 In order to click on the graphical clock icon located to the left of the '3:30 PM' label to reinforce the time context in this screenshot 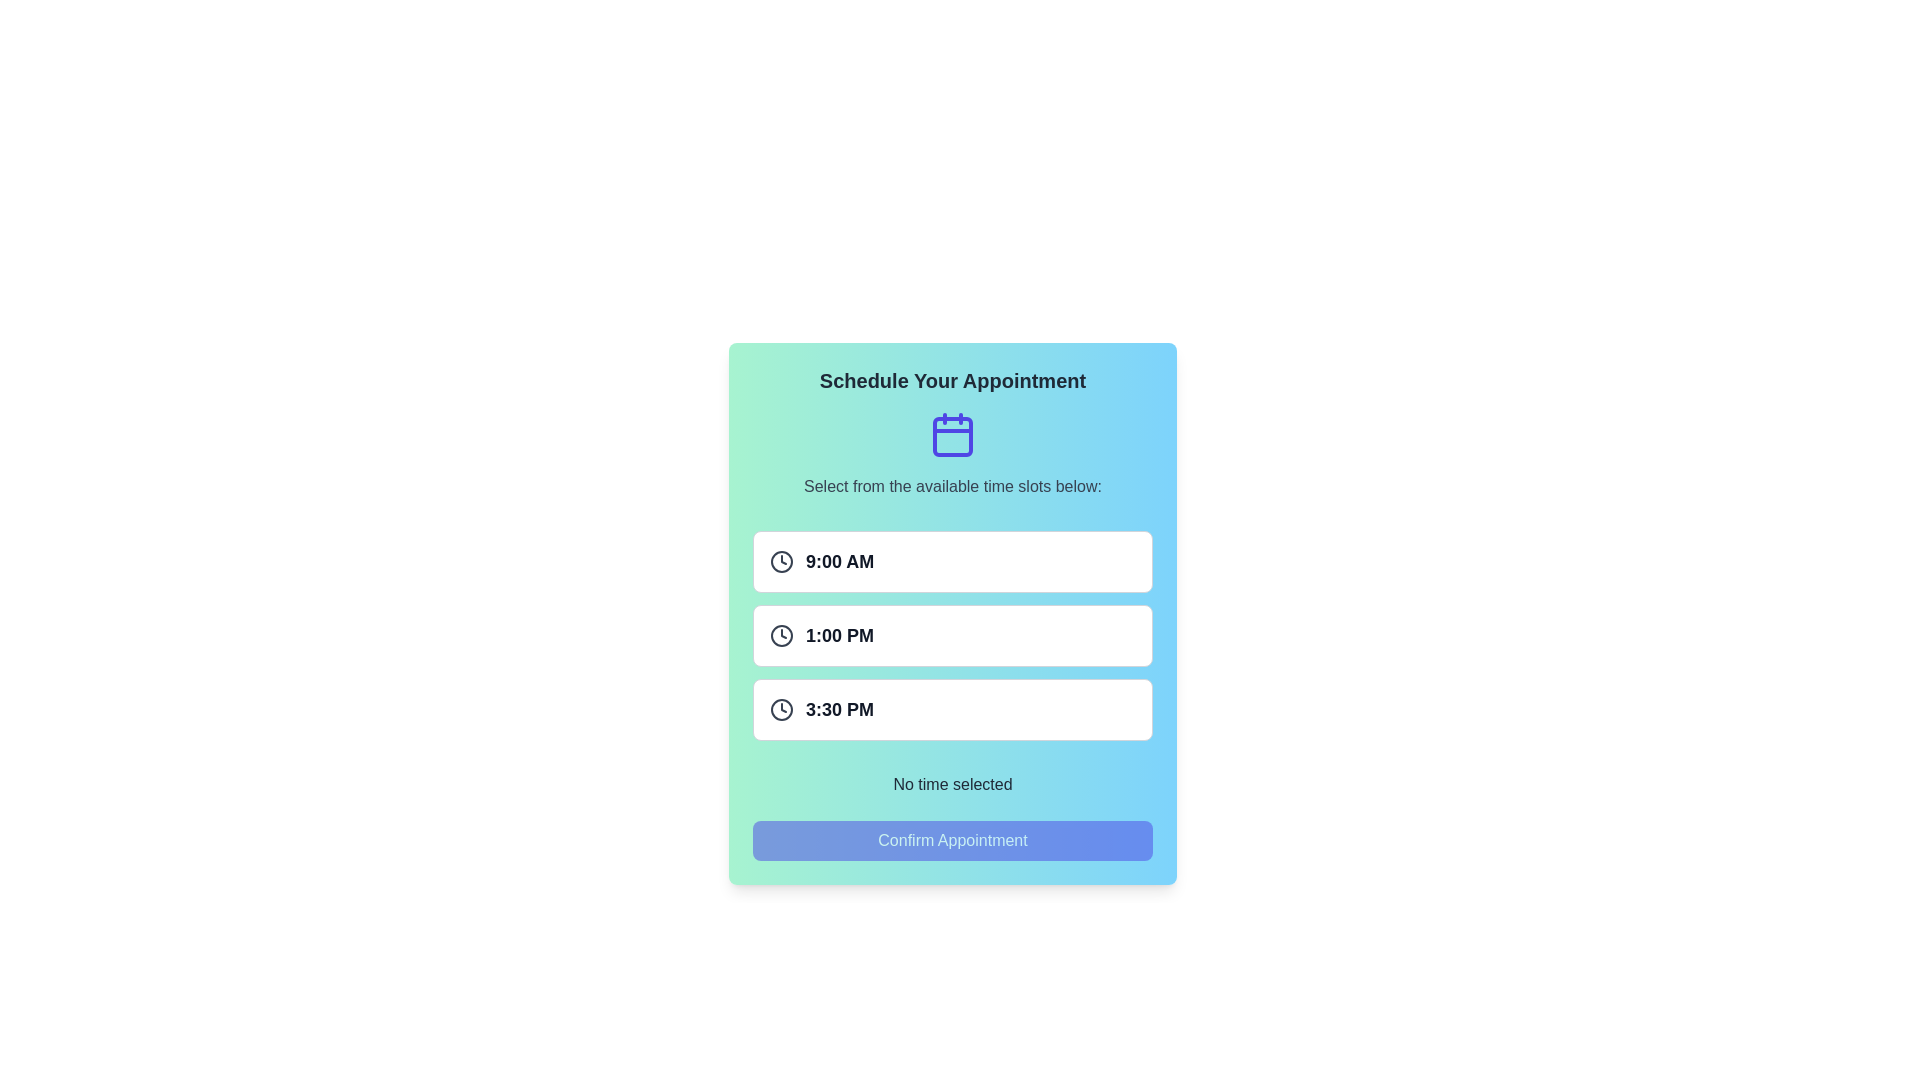, I will do `click(781, 708)`.